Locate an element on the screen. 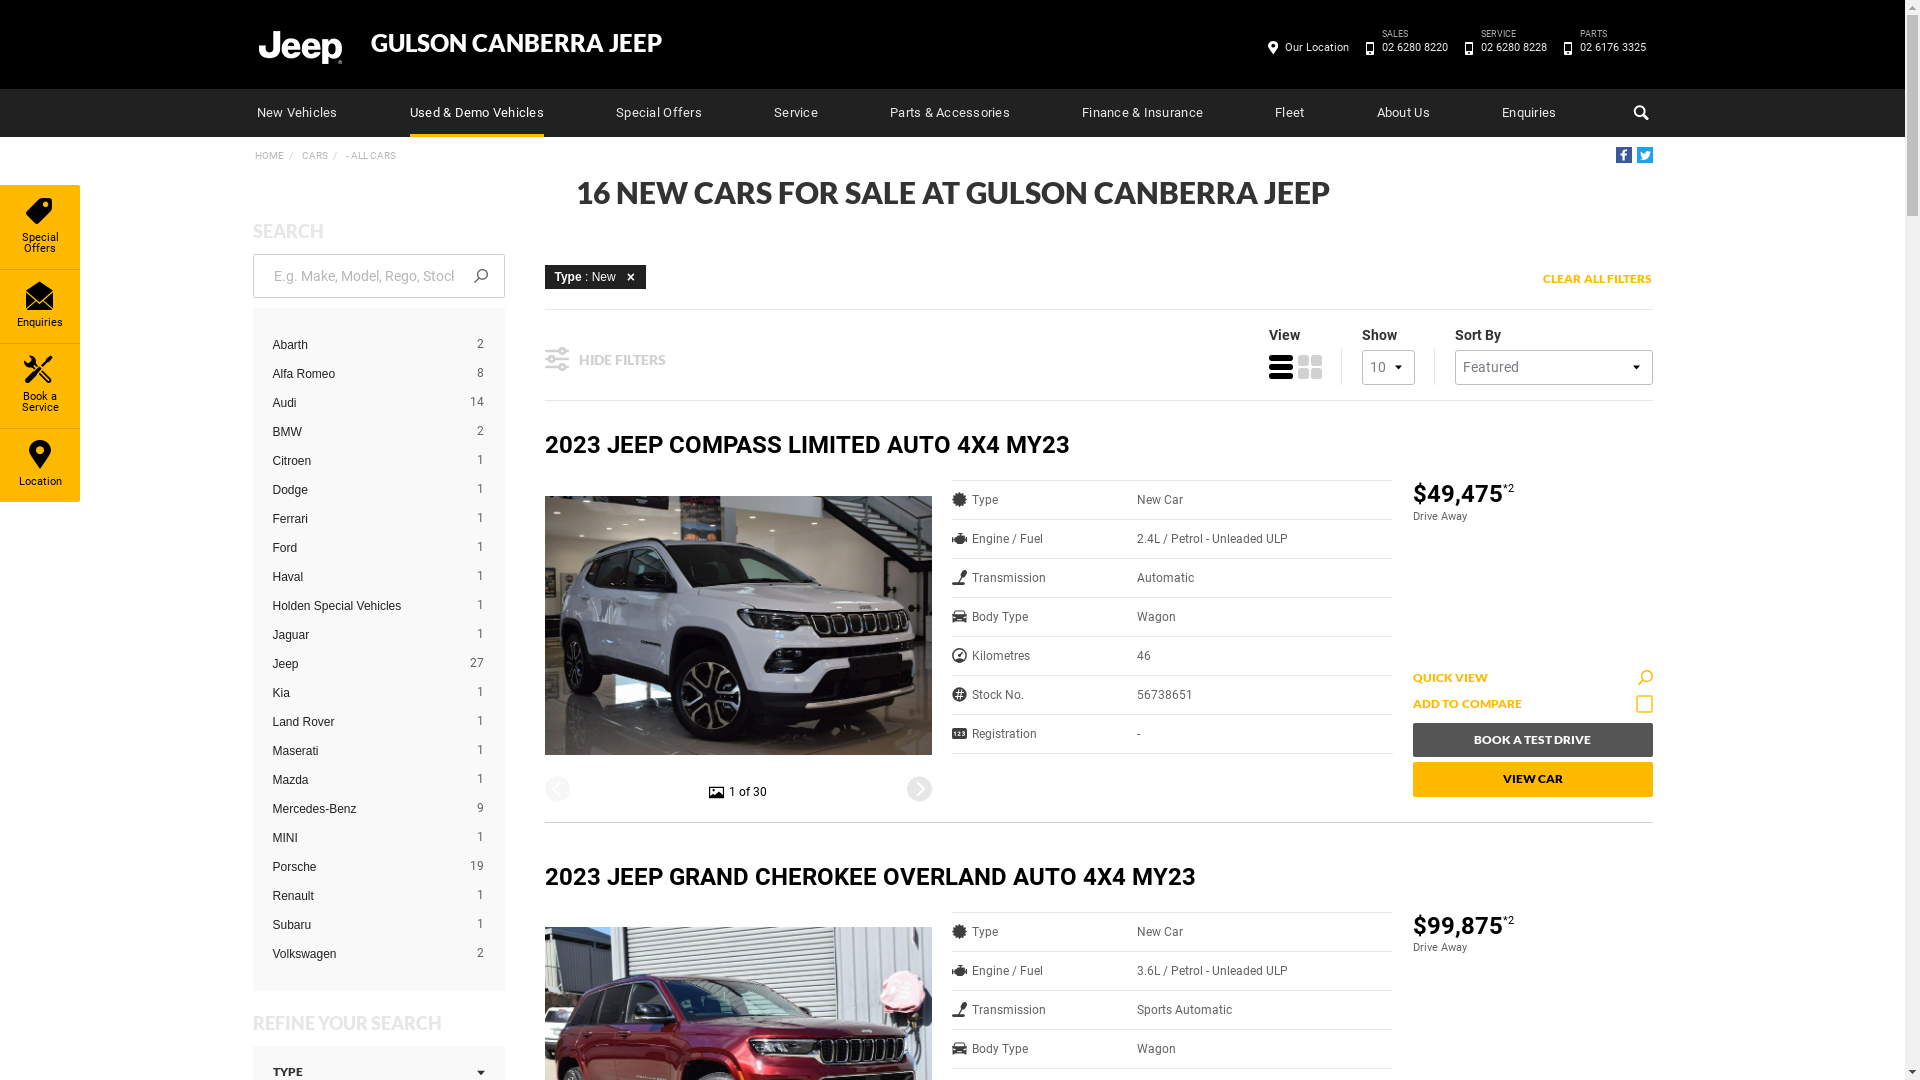 This screenshot has height=1080, width=1920. 'Haval' is located at coordinates (363, 577).